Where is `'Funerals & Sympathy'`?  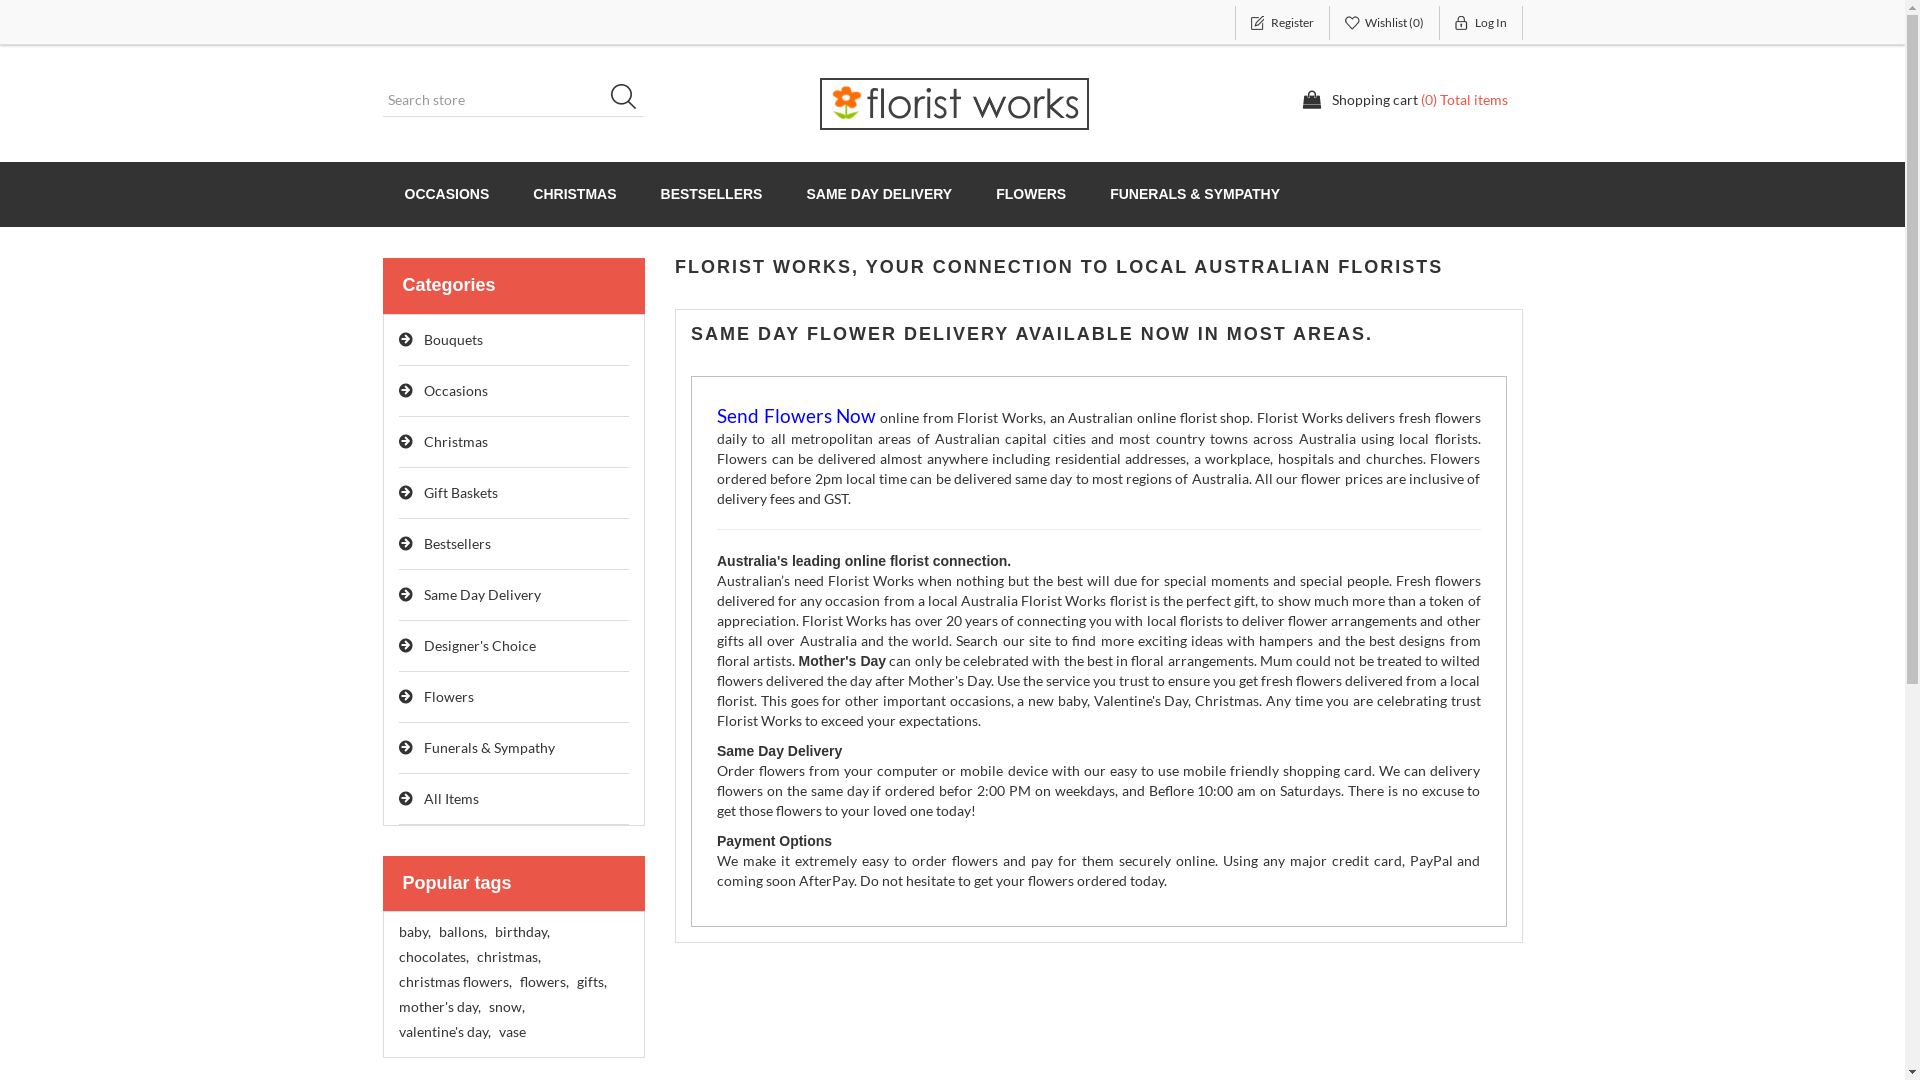
'Funerals & Sympathy' is located at coordinates (513, 748).